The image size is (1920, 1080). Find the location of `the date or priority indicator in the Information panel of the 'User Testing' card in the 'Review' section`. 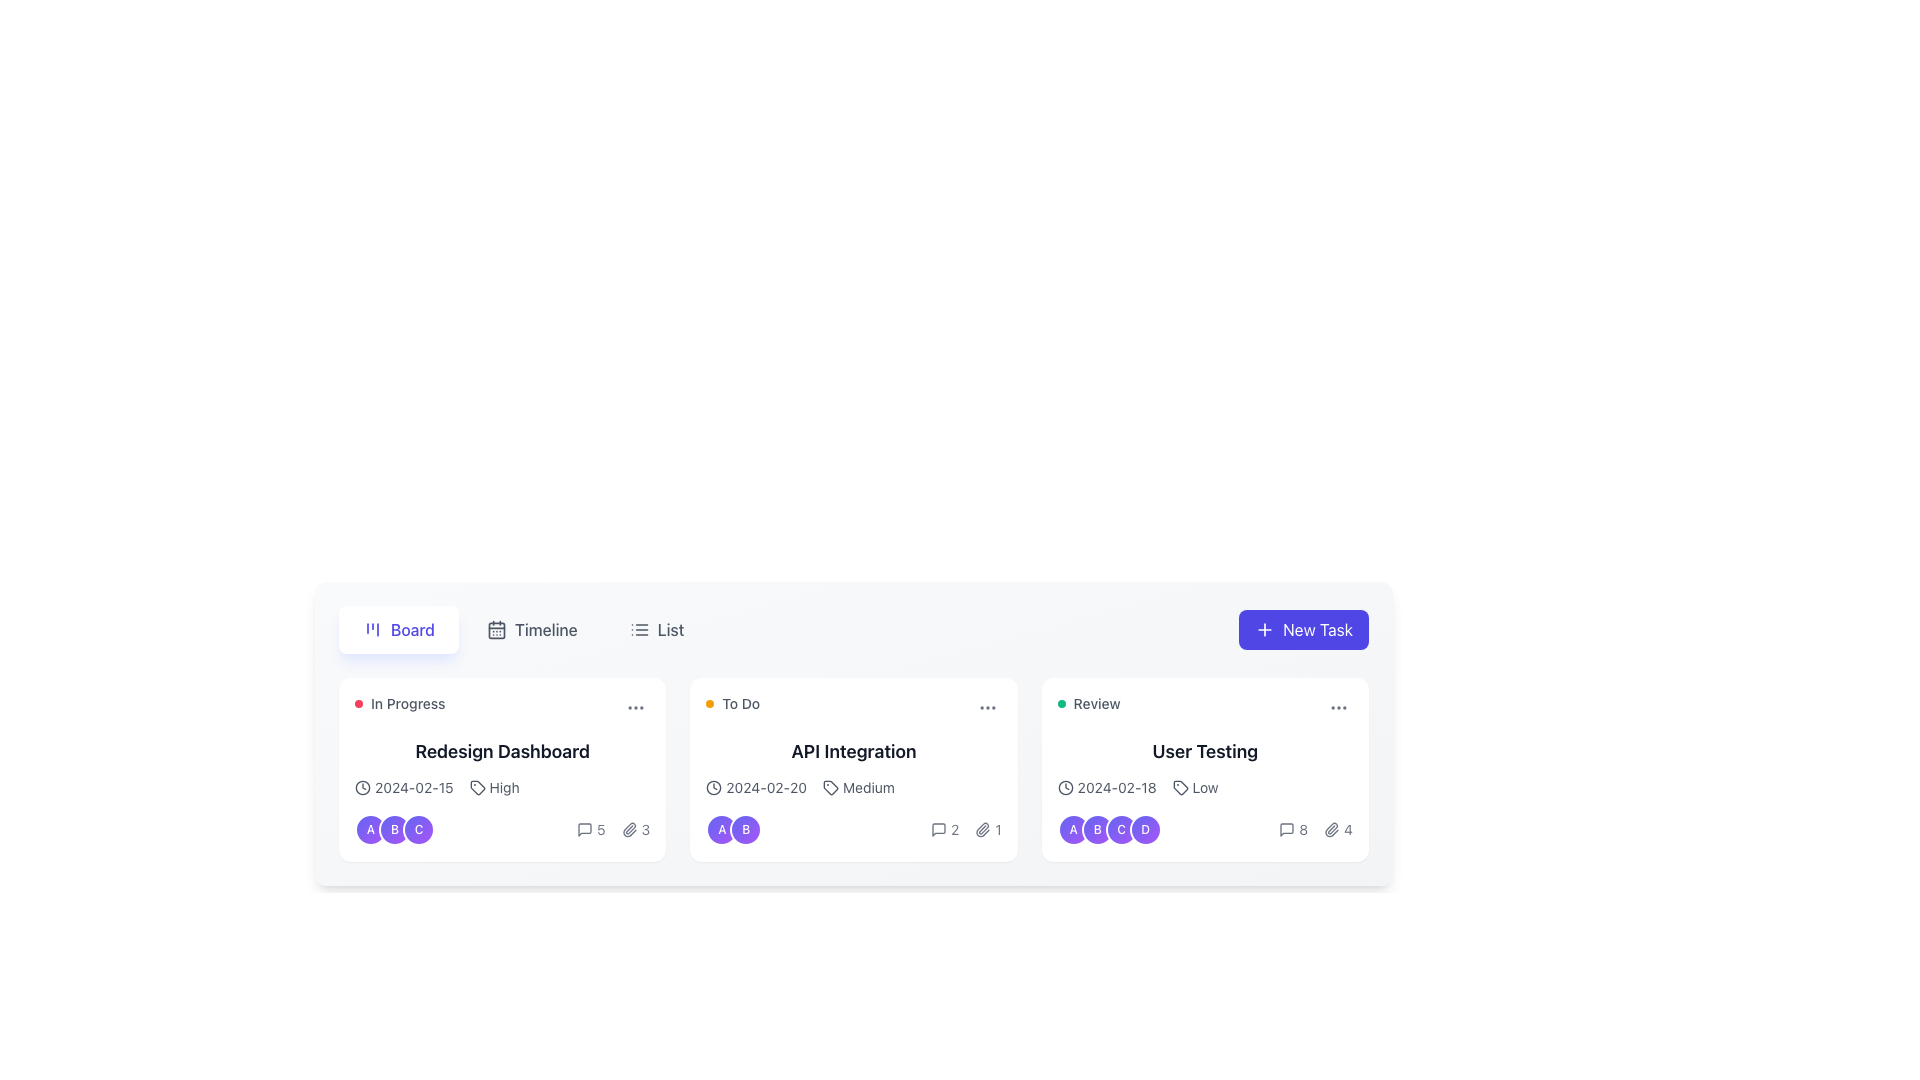

the date or priority indicator in the Information panel of the 'User Testing' card in the 'Review' section is located at coordinates (1204, 812).